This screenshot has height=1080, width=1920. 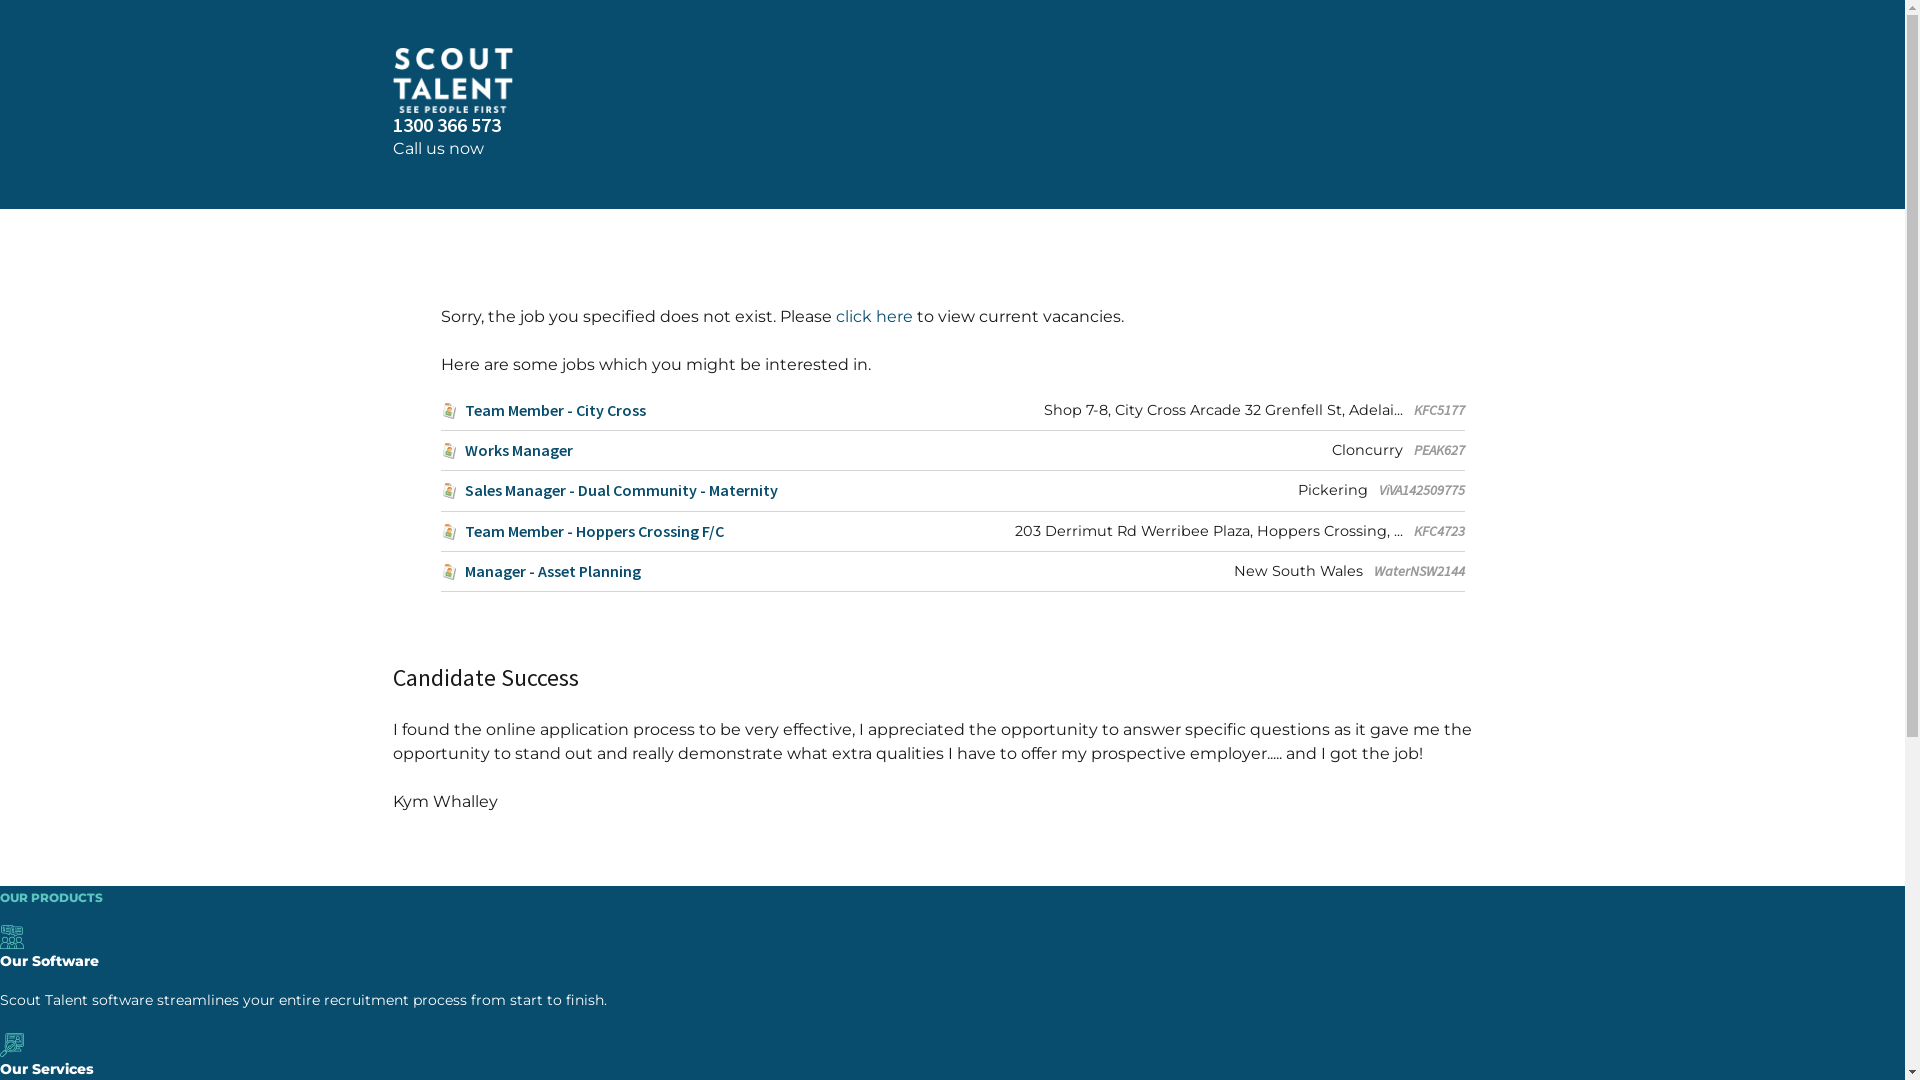 I want to click on 'Sales Manager - Dual Community - Maternity', so click(x=607, y=490).